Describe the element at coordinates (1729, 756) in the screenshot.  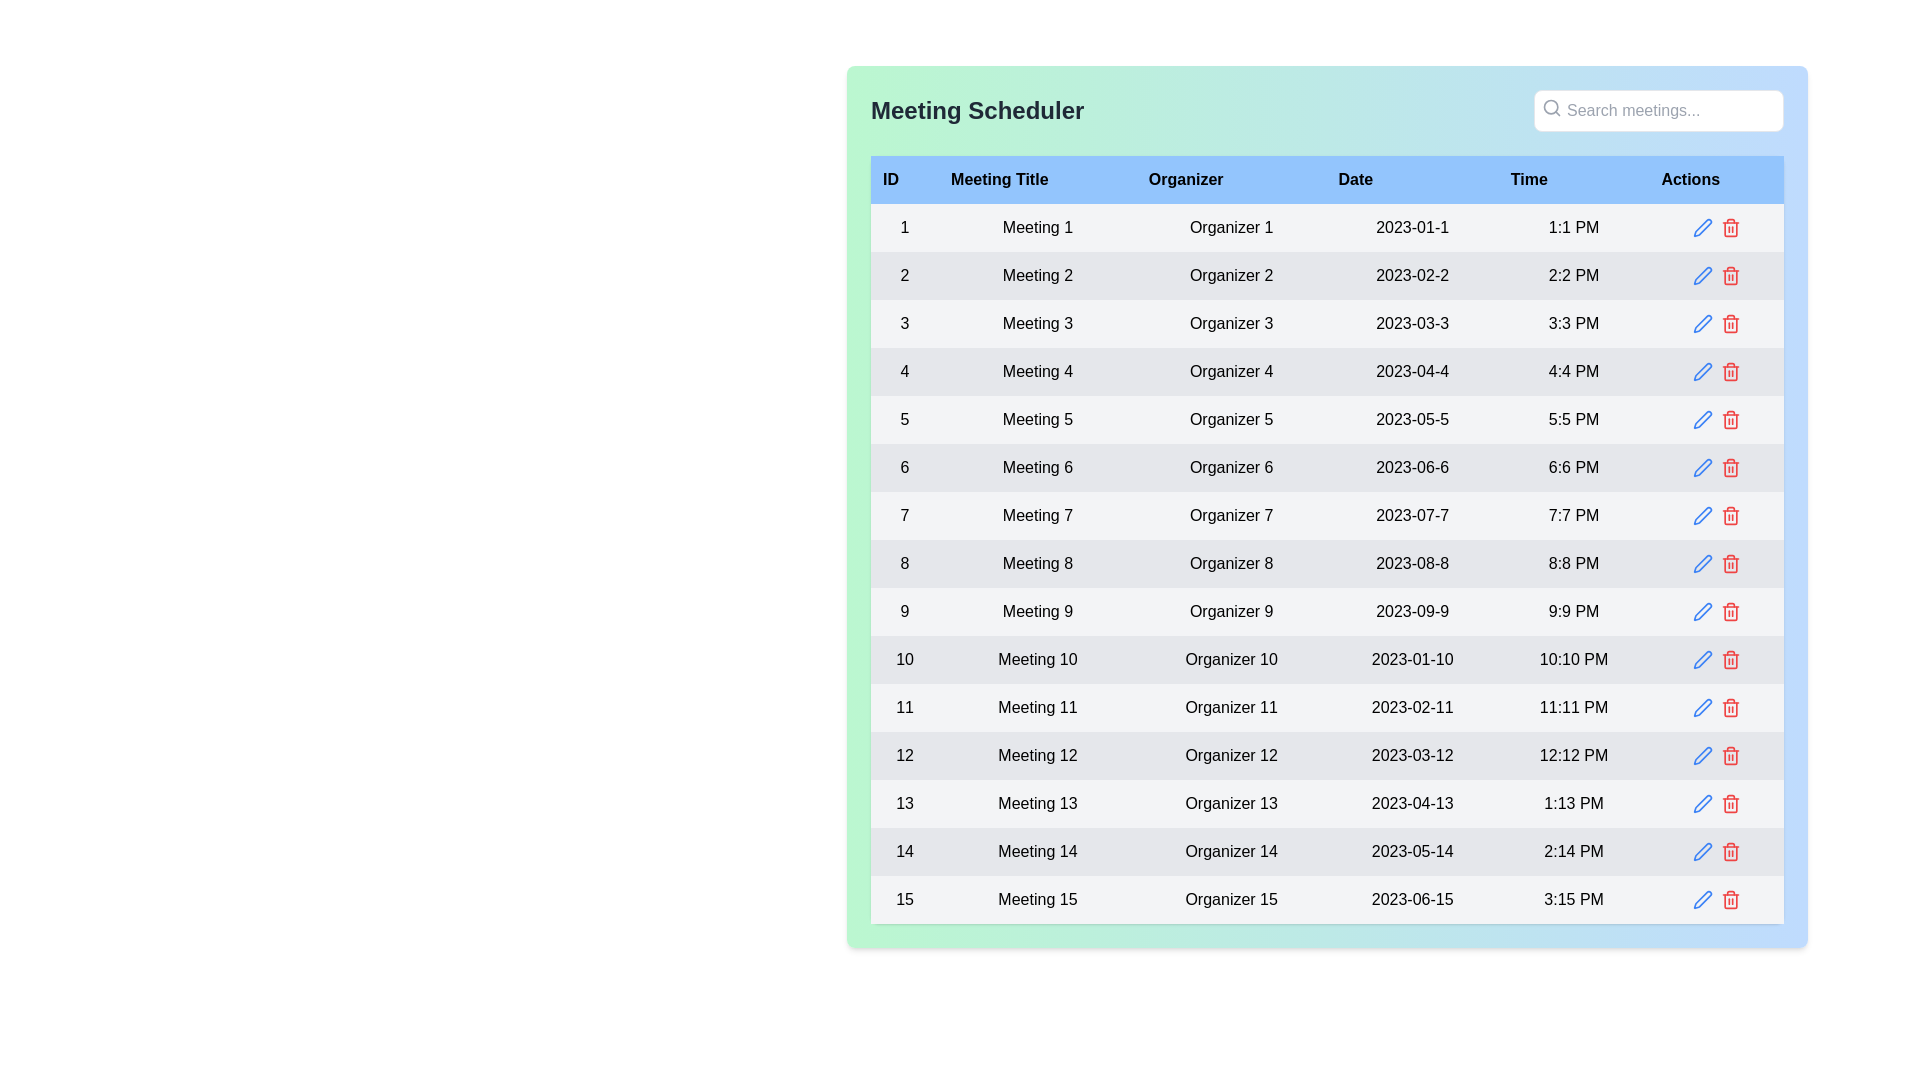
I see `the red trash can icon in the 'Actions' column for 'Meeting 12'` at that location.